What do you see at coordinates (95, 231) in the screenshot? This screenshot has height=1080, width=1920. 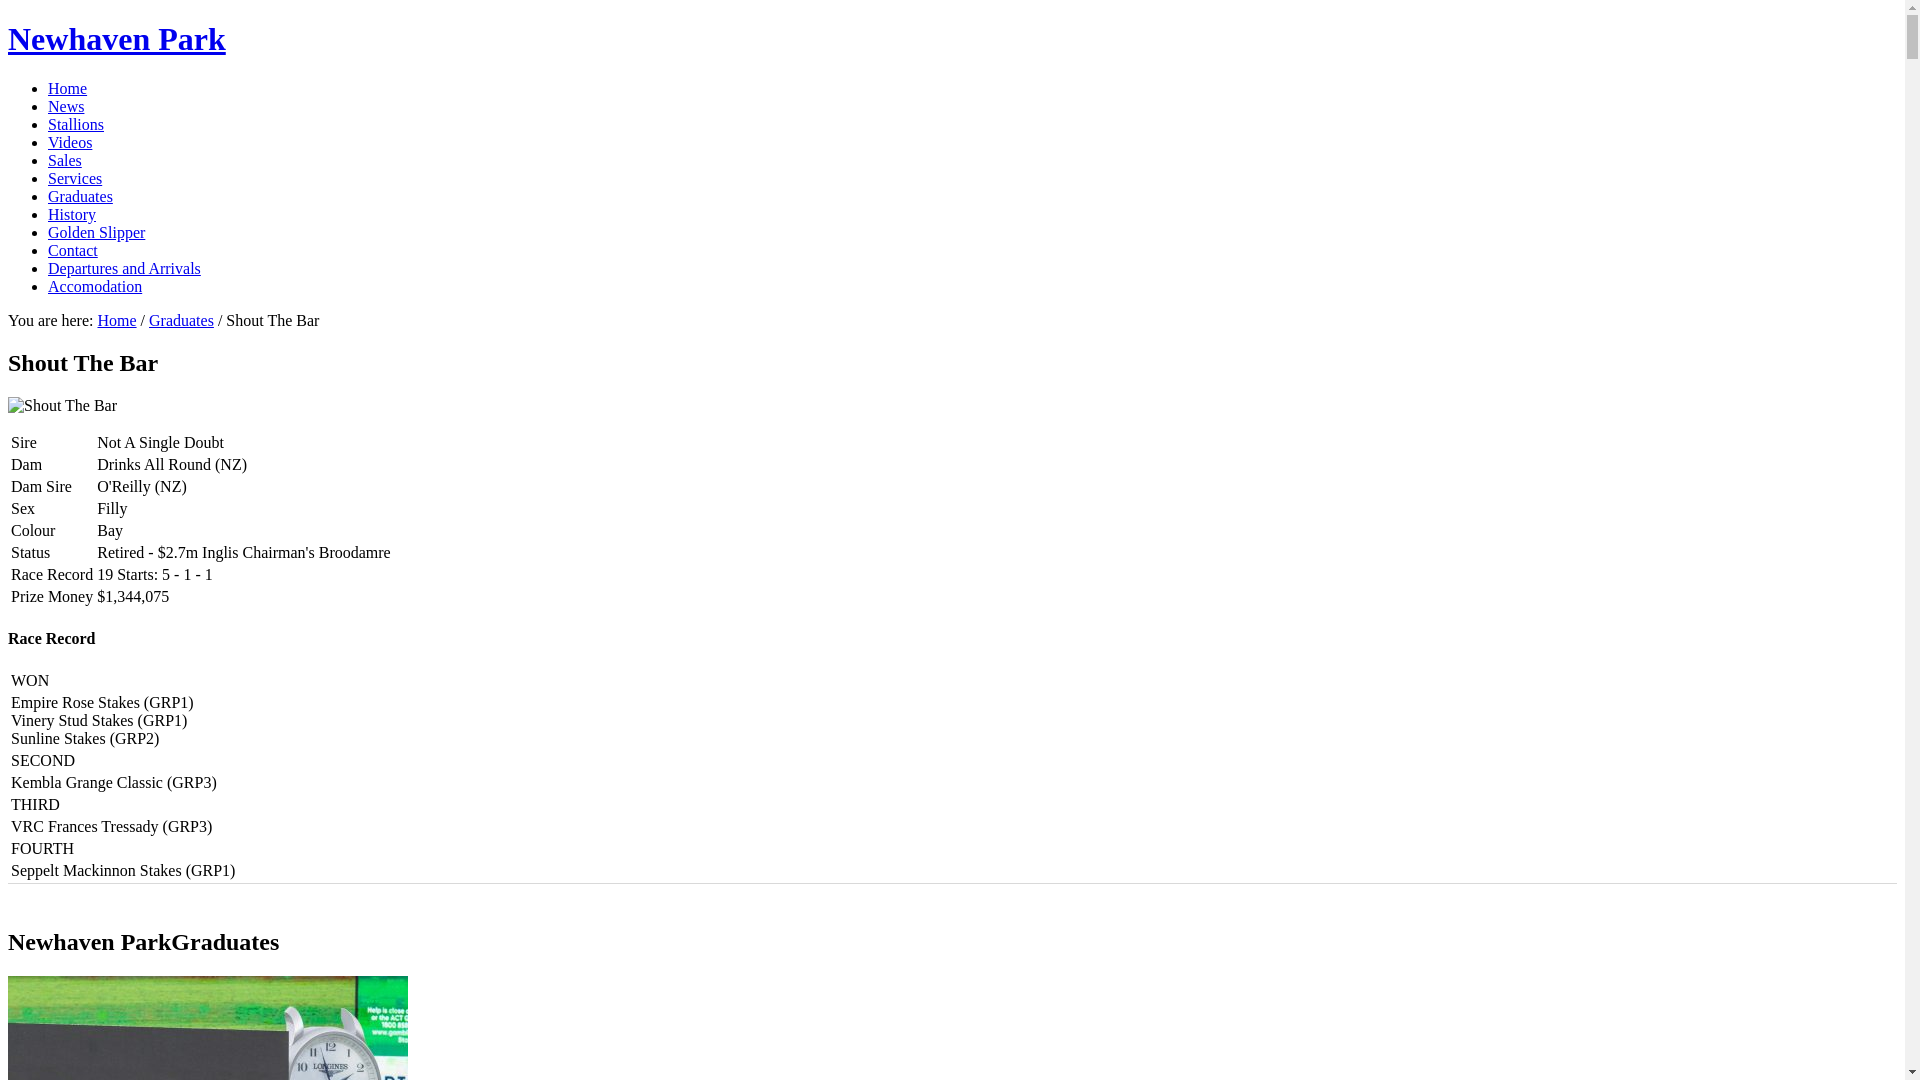 I see `'Golden Slipper'` at bounding box center [95, 231].